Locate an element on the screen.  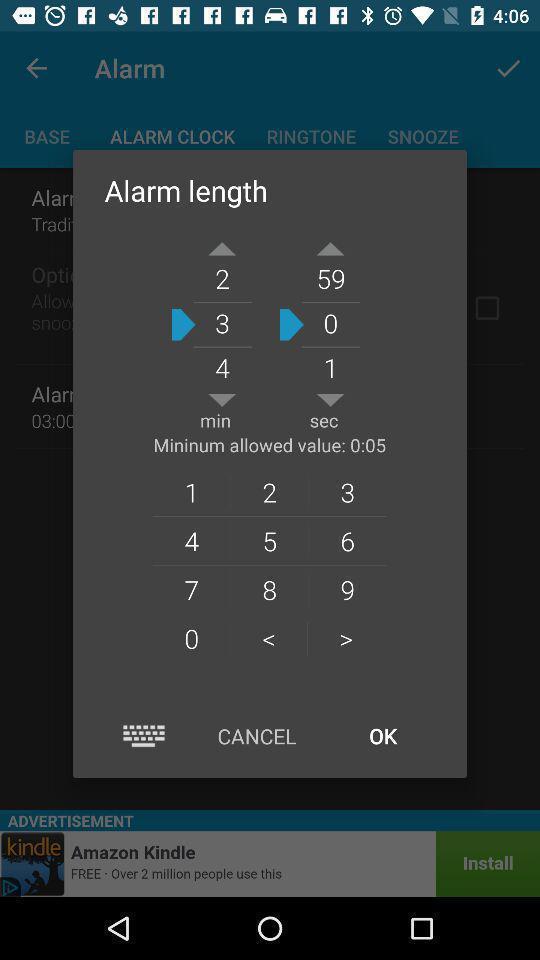
ok is located at coordinates (382, 735).